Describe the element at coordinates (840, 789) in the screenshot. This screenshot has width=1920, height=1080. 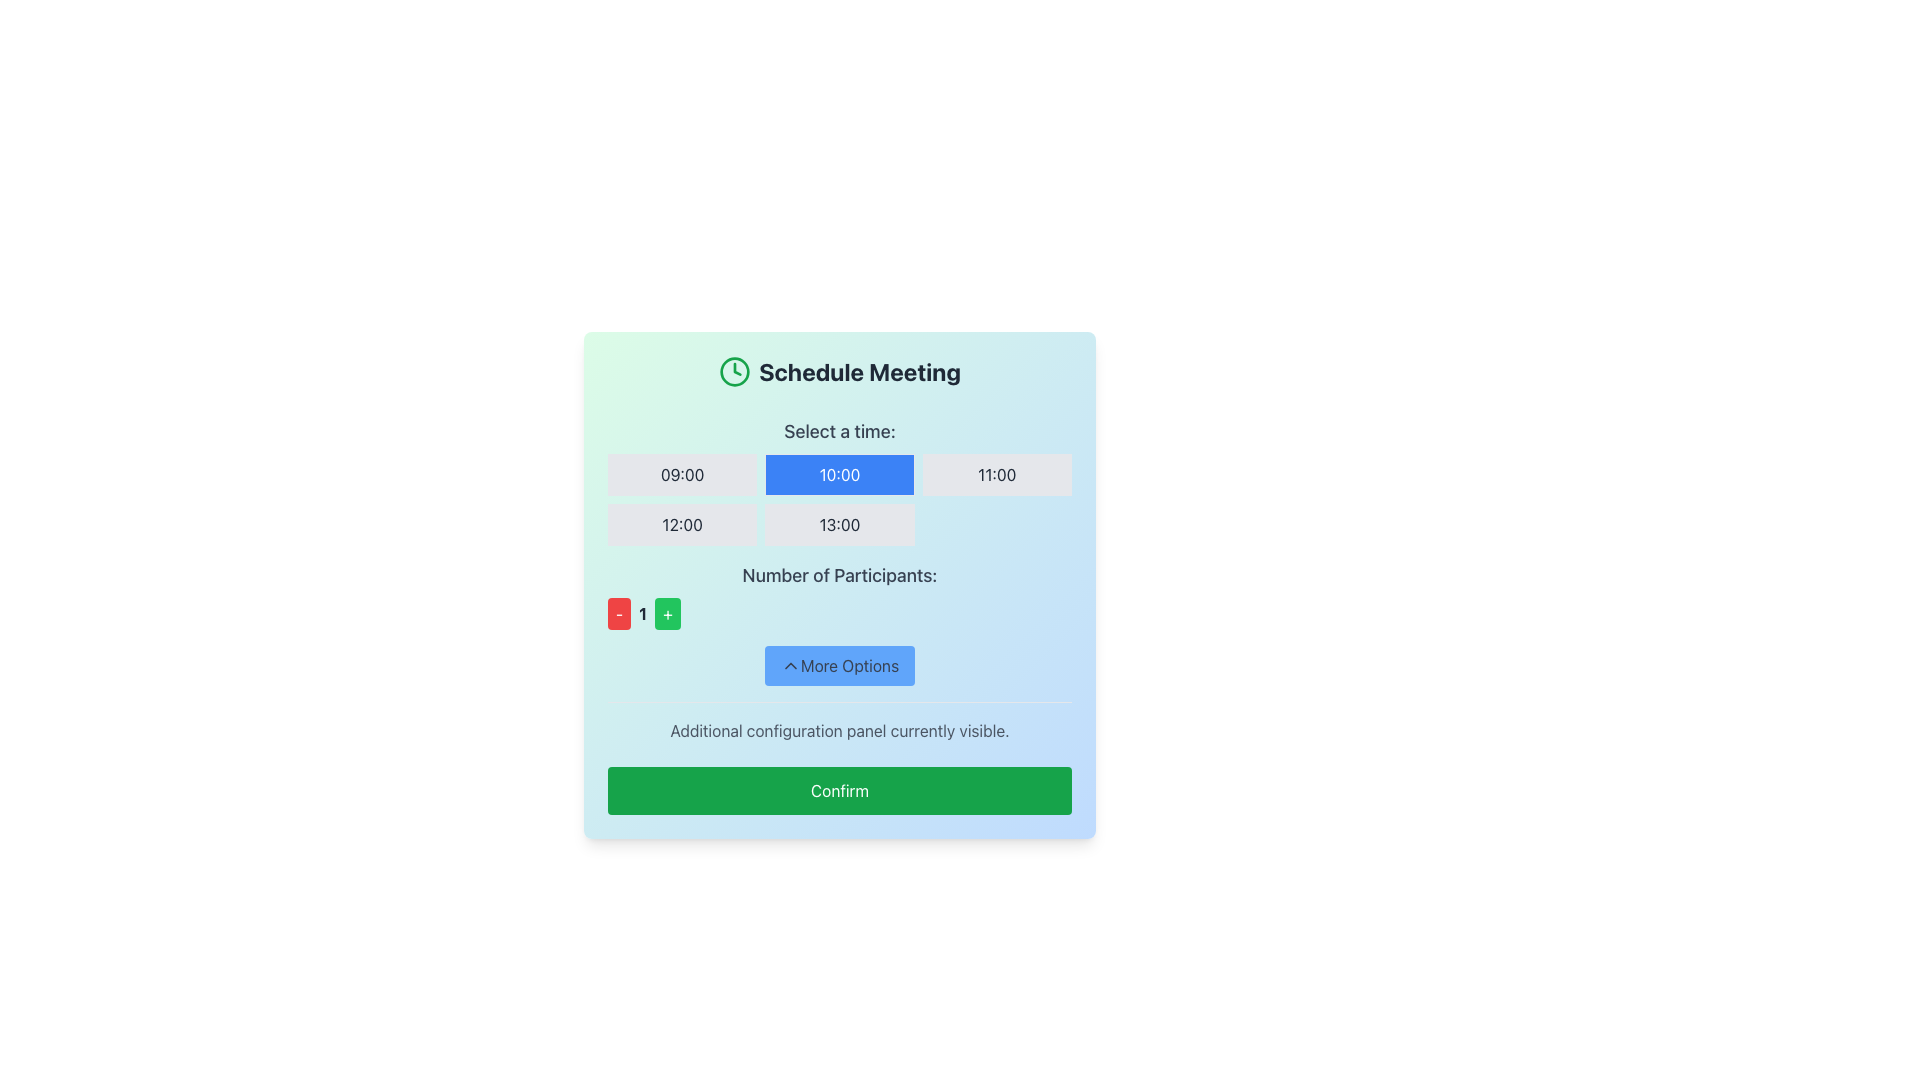
I see `the confirmation button at the bottom-center of the 'Schedule Meeting' modal` at that location.